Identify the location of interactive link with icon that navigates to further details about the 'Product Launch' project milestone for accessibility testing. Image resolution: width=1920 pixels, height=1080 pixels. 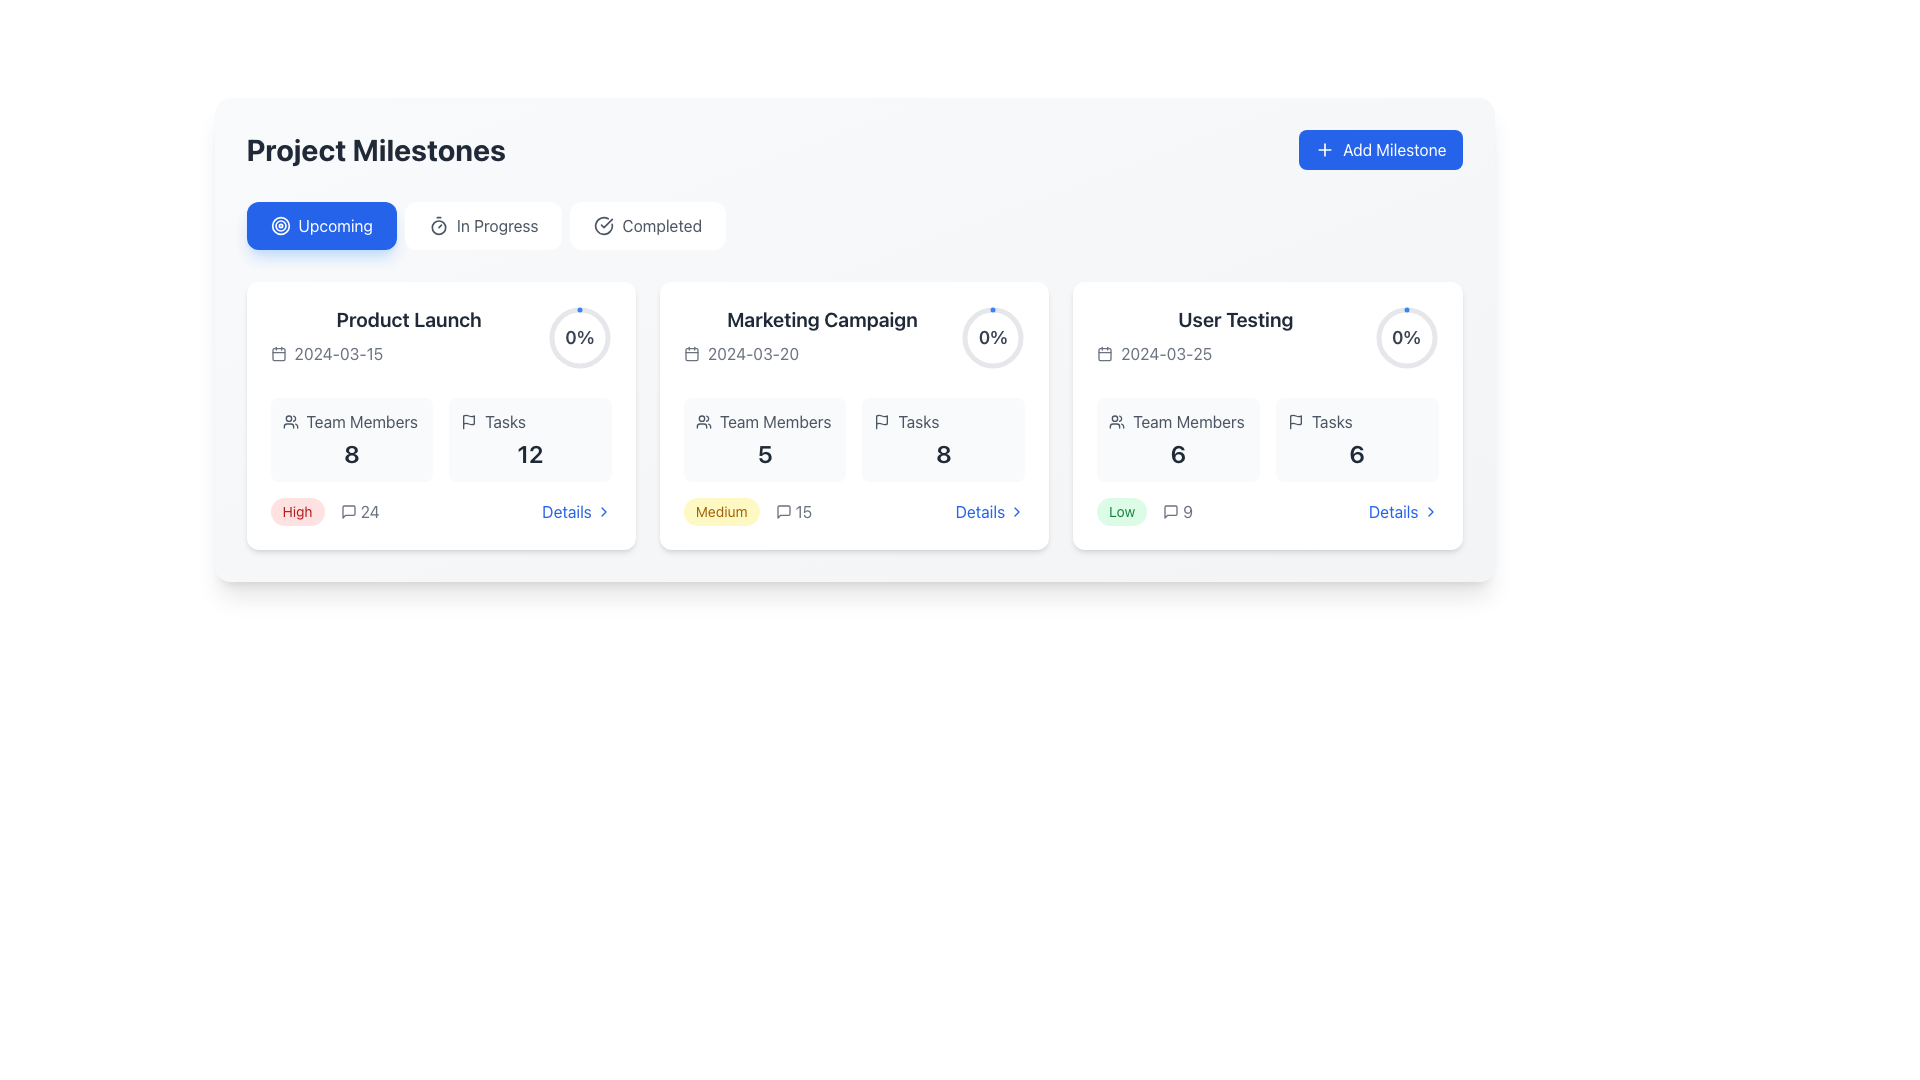
(575, 511).